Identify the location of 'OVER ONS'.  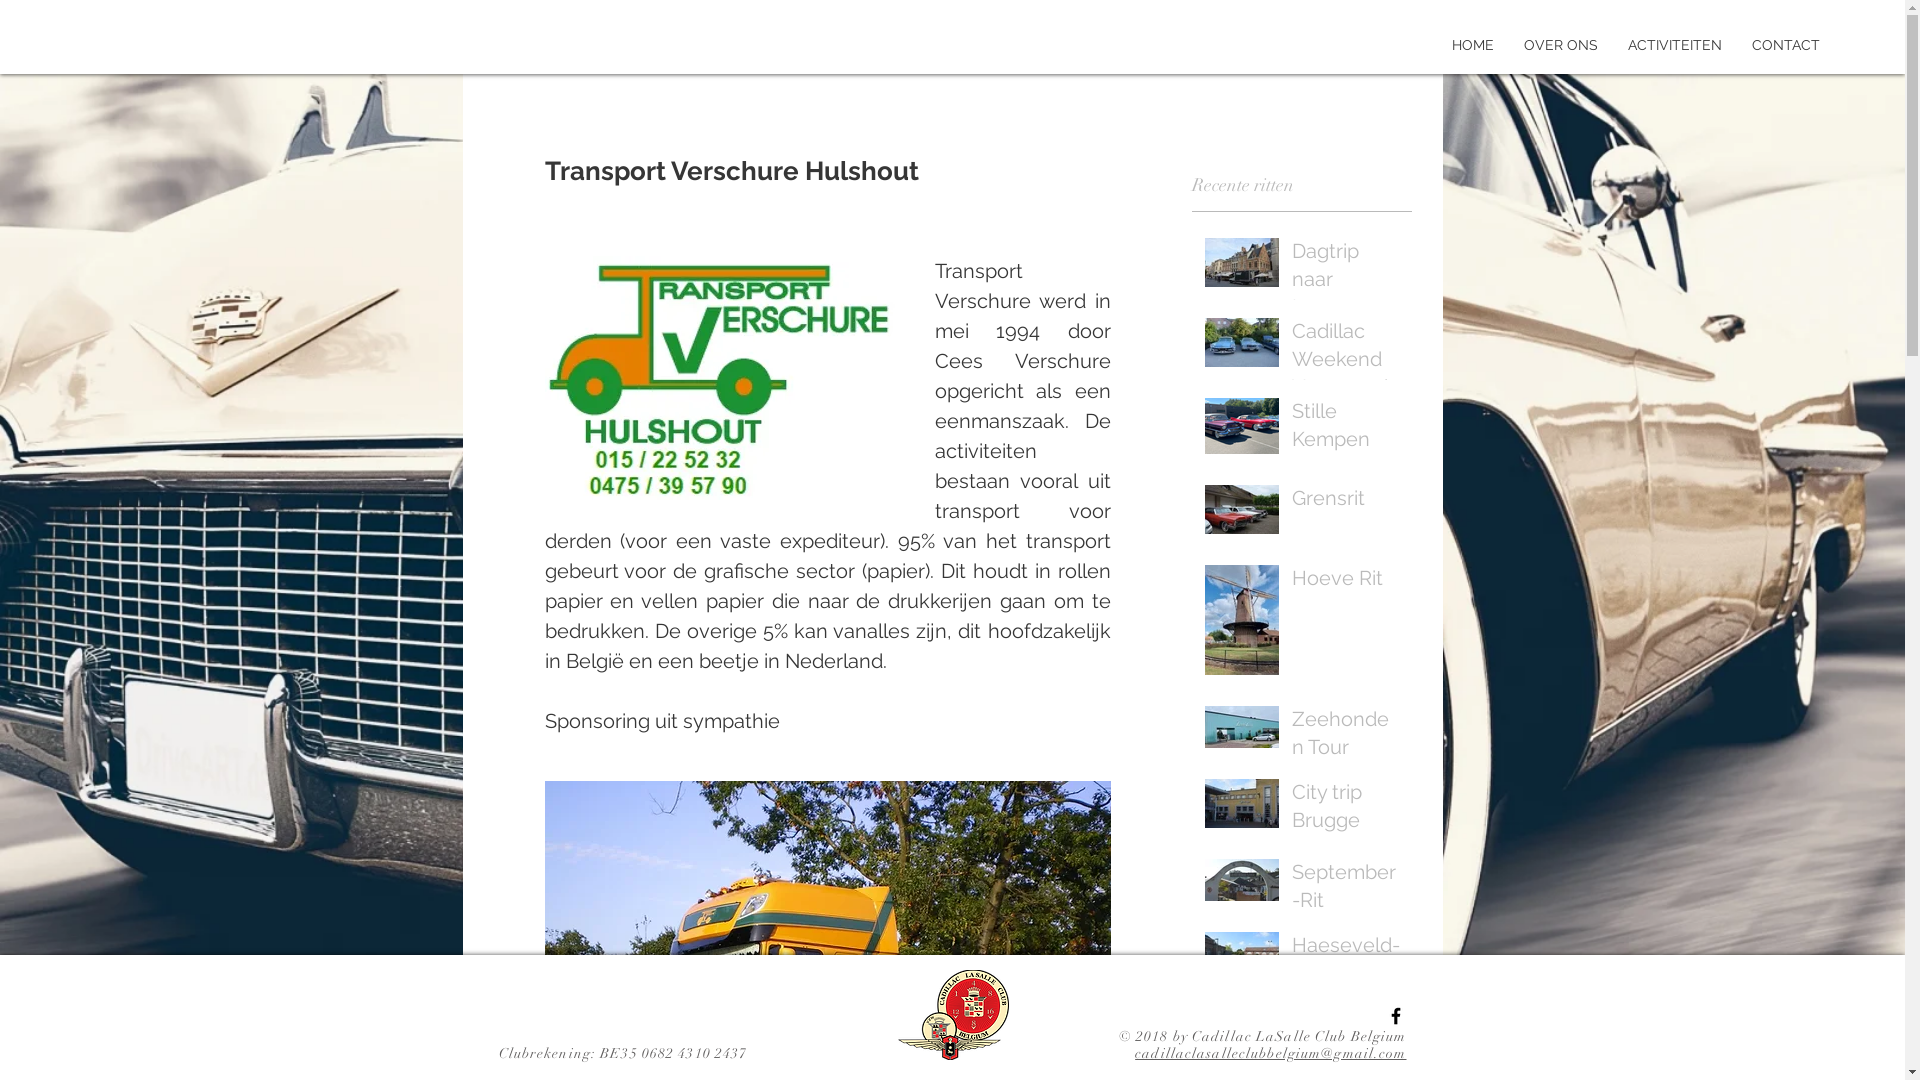
(1508, 45).